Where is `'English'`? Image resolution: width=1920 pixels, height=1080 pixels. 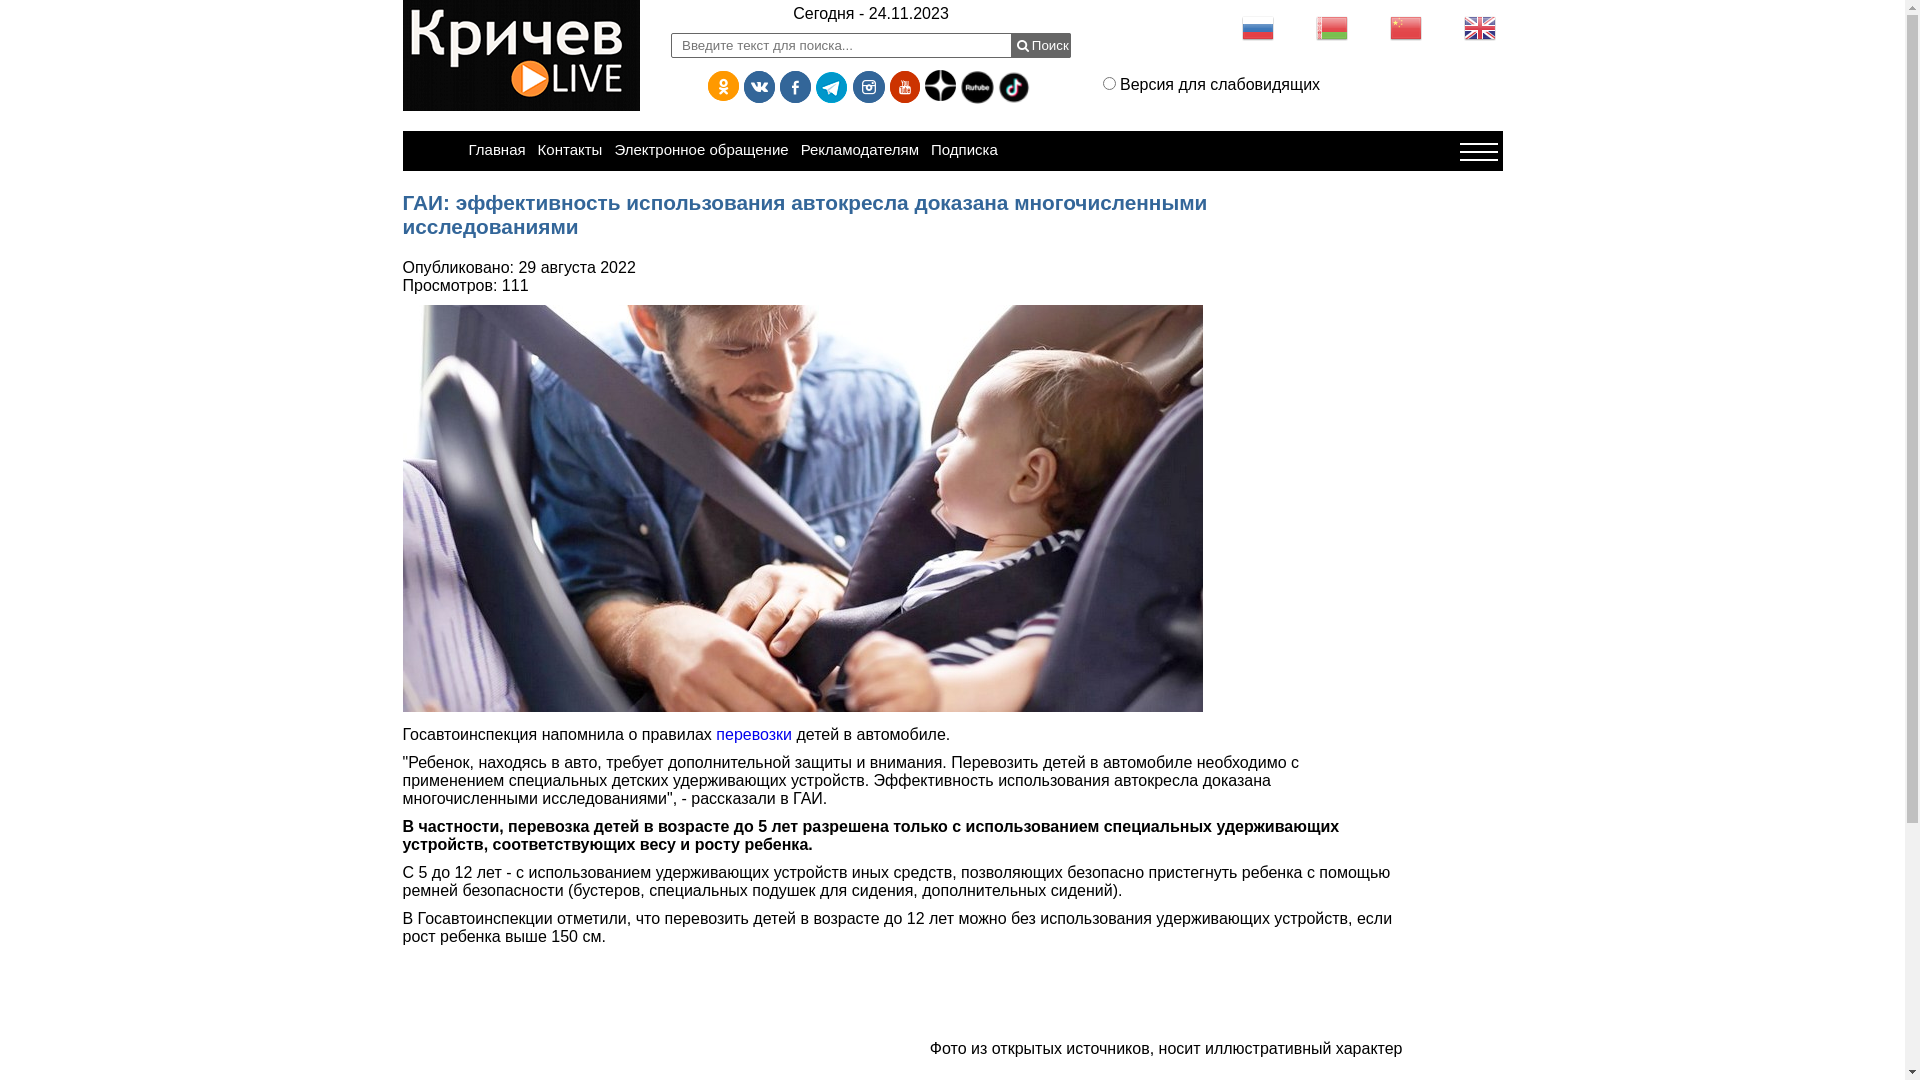
'English' is located at coordinates (1478, 27).